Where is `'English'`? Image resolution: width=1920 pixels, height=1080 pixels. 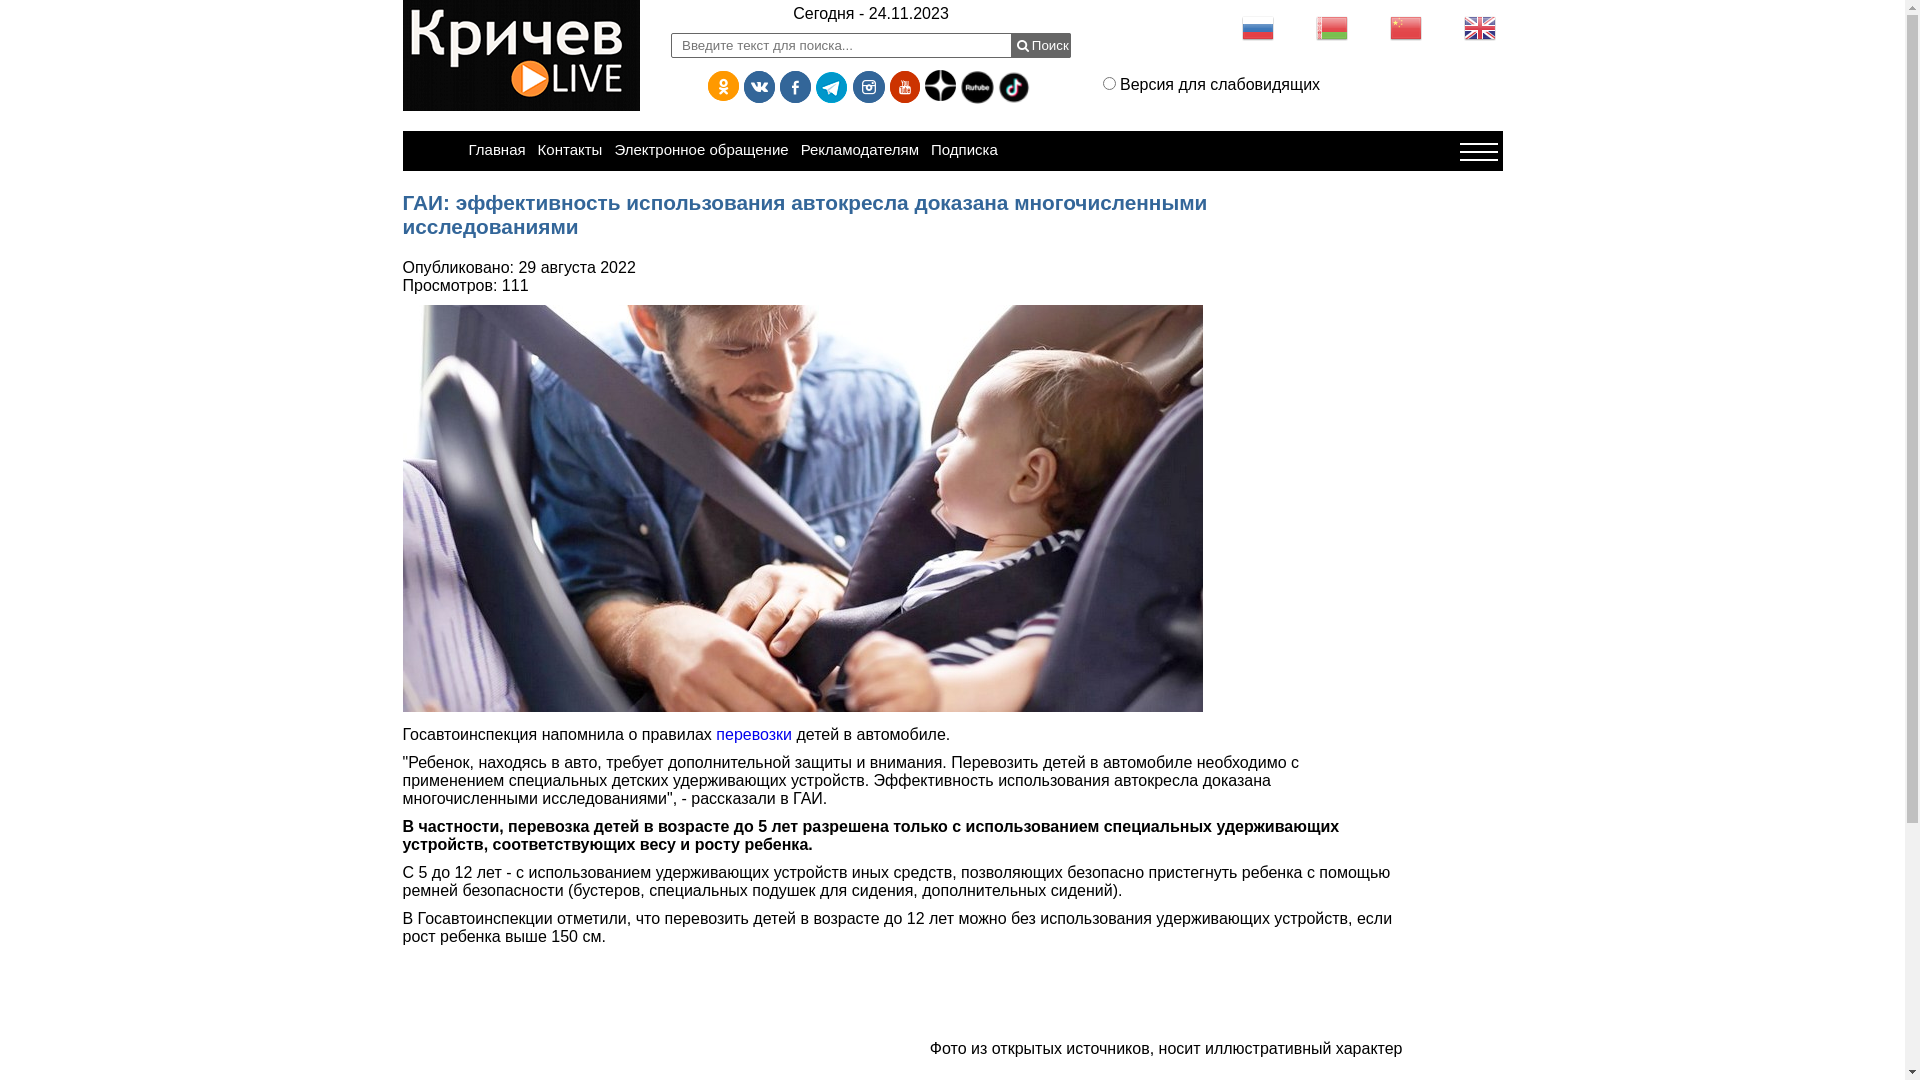
'English' is located at coordinates (1478, 27).